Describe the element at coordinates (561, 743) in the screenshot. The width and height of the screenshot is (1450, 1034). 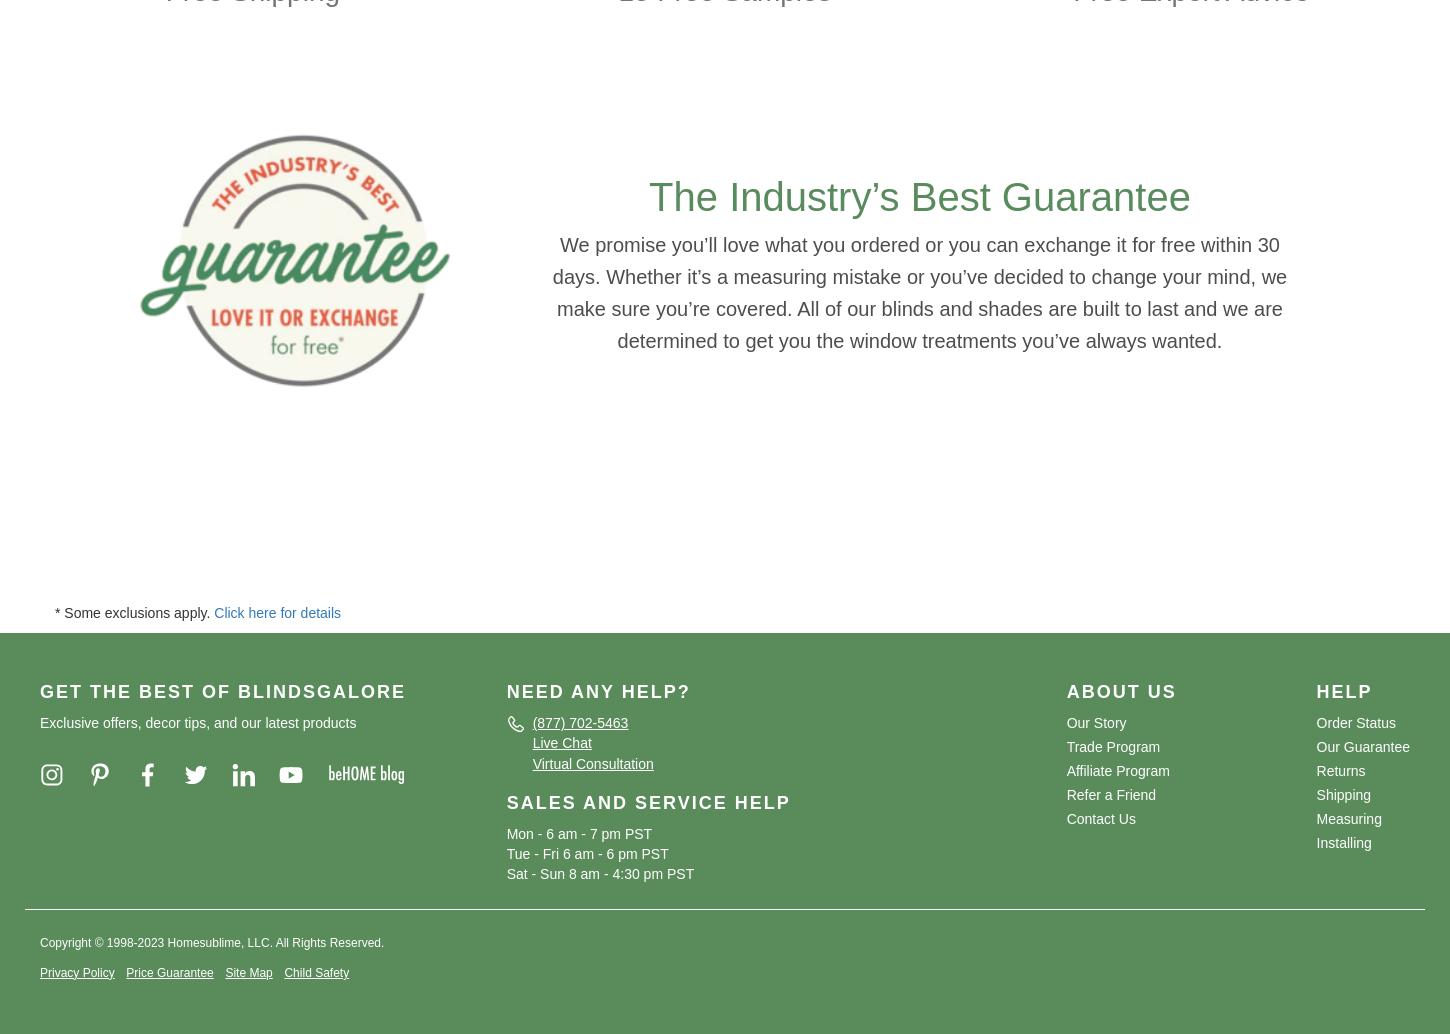
I see `'Live Chat'` at that location.